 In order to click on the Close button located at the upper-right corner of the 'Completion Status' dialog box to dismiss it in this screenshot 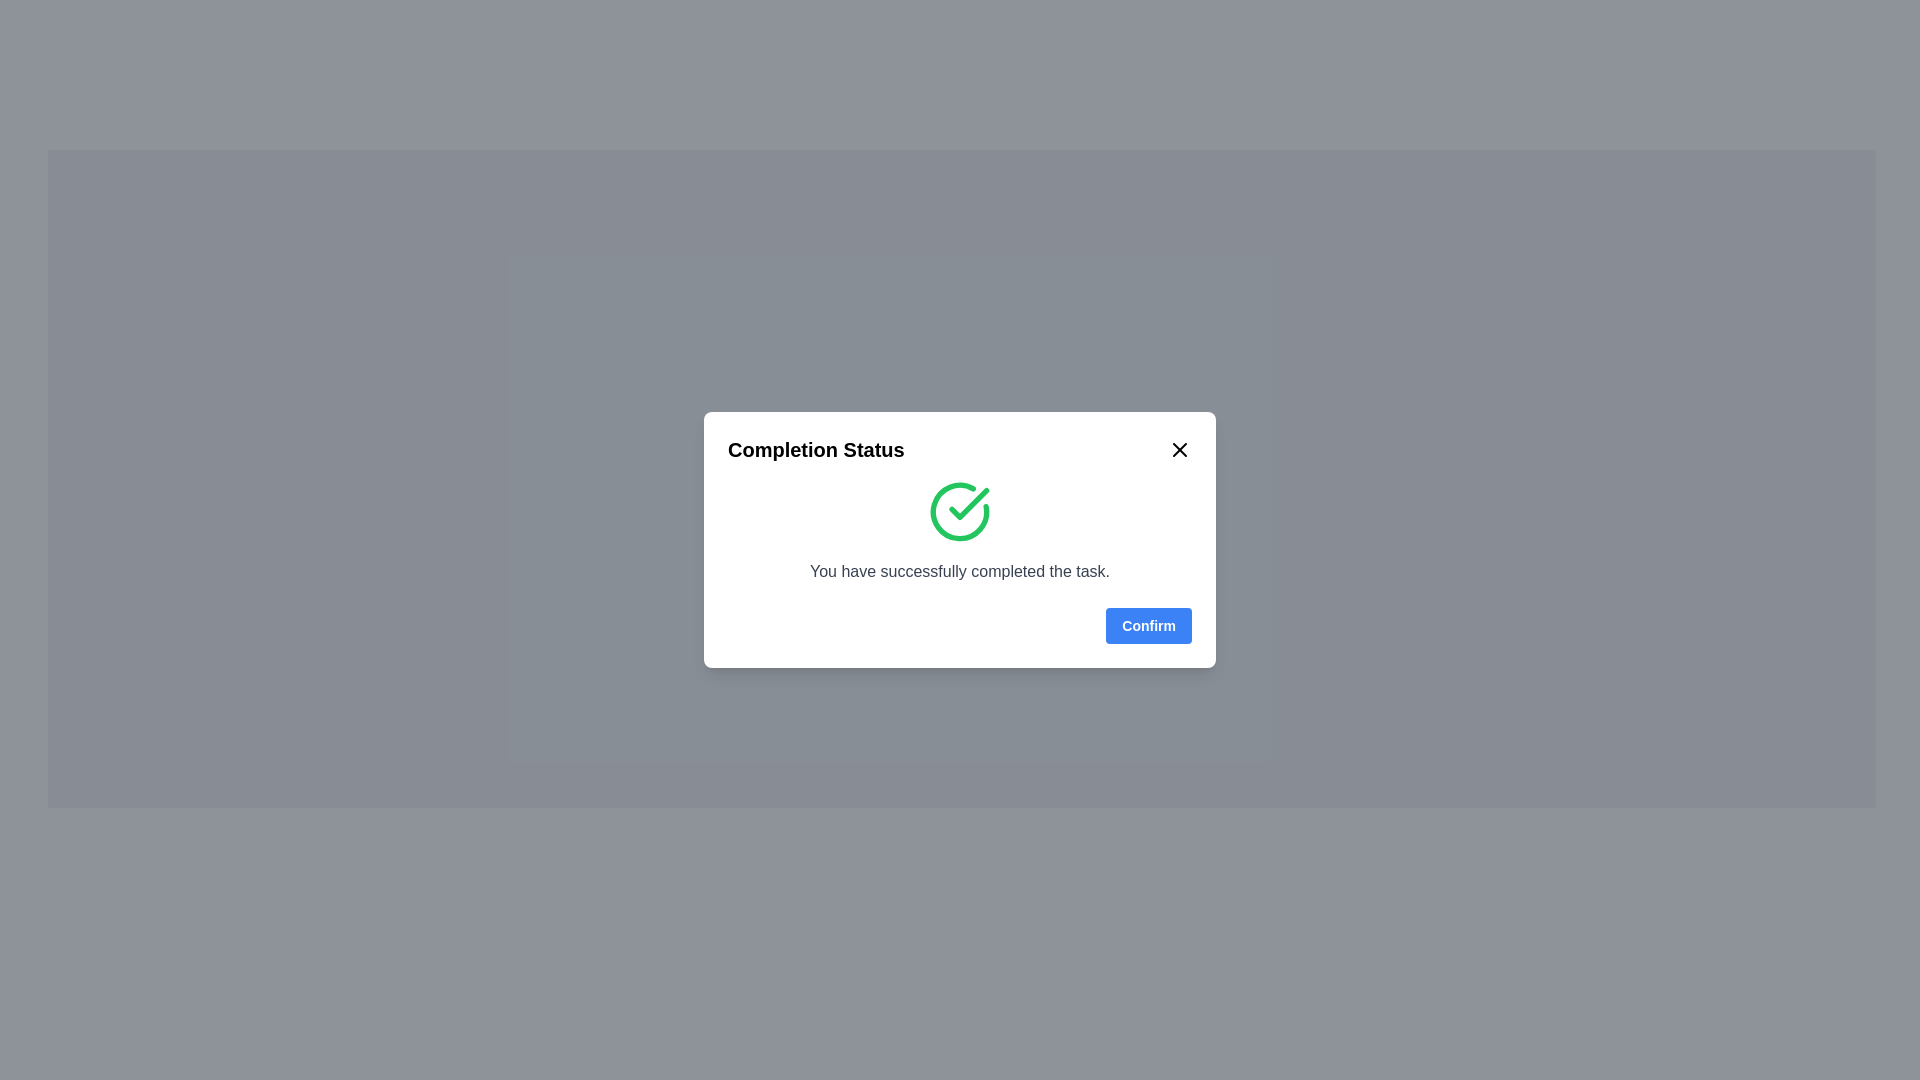, I will do `click(1180, 450)`.